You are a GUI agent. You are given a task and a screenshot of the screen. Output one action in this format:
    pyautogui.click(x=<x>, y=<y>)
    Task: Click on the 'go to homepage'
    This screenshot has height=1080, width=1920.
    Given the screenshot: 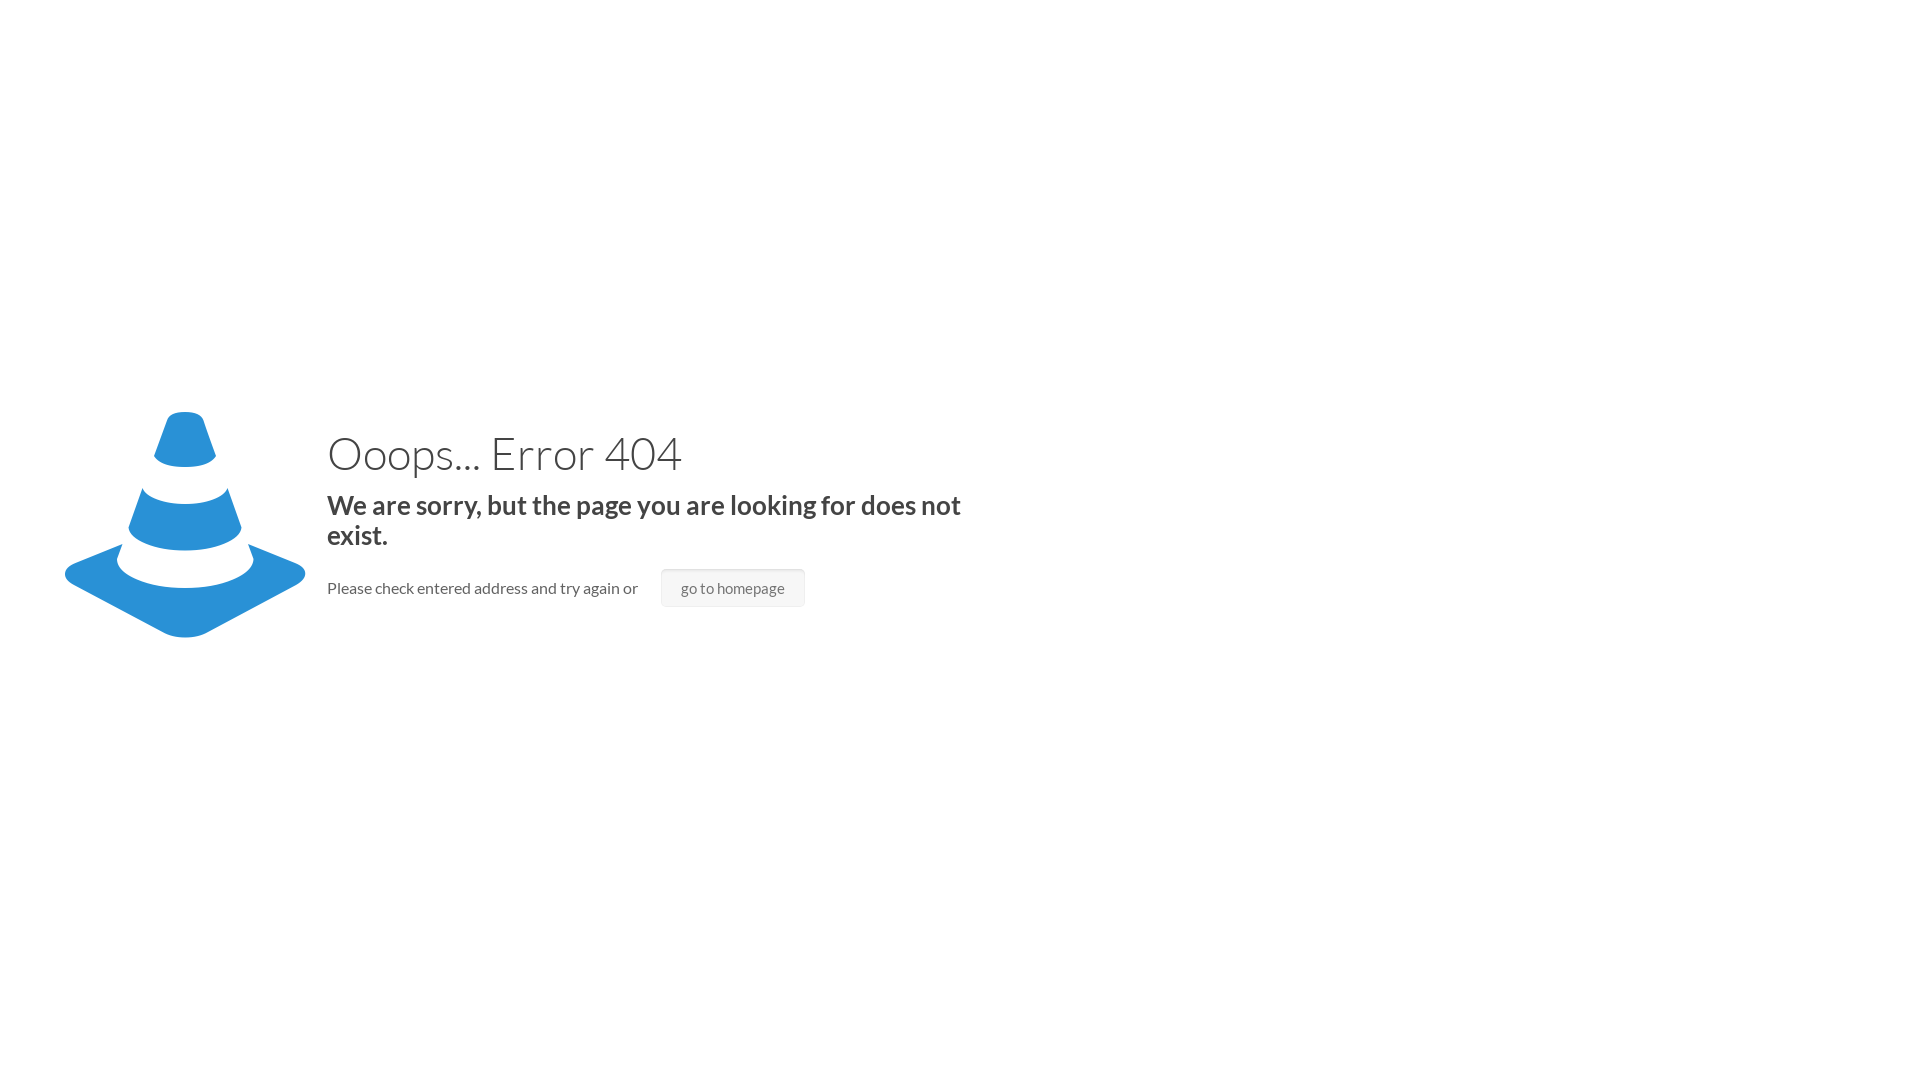 What is the action you would take?
    pyautogui.click(x=732, y=586)
    